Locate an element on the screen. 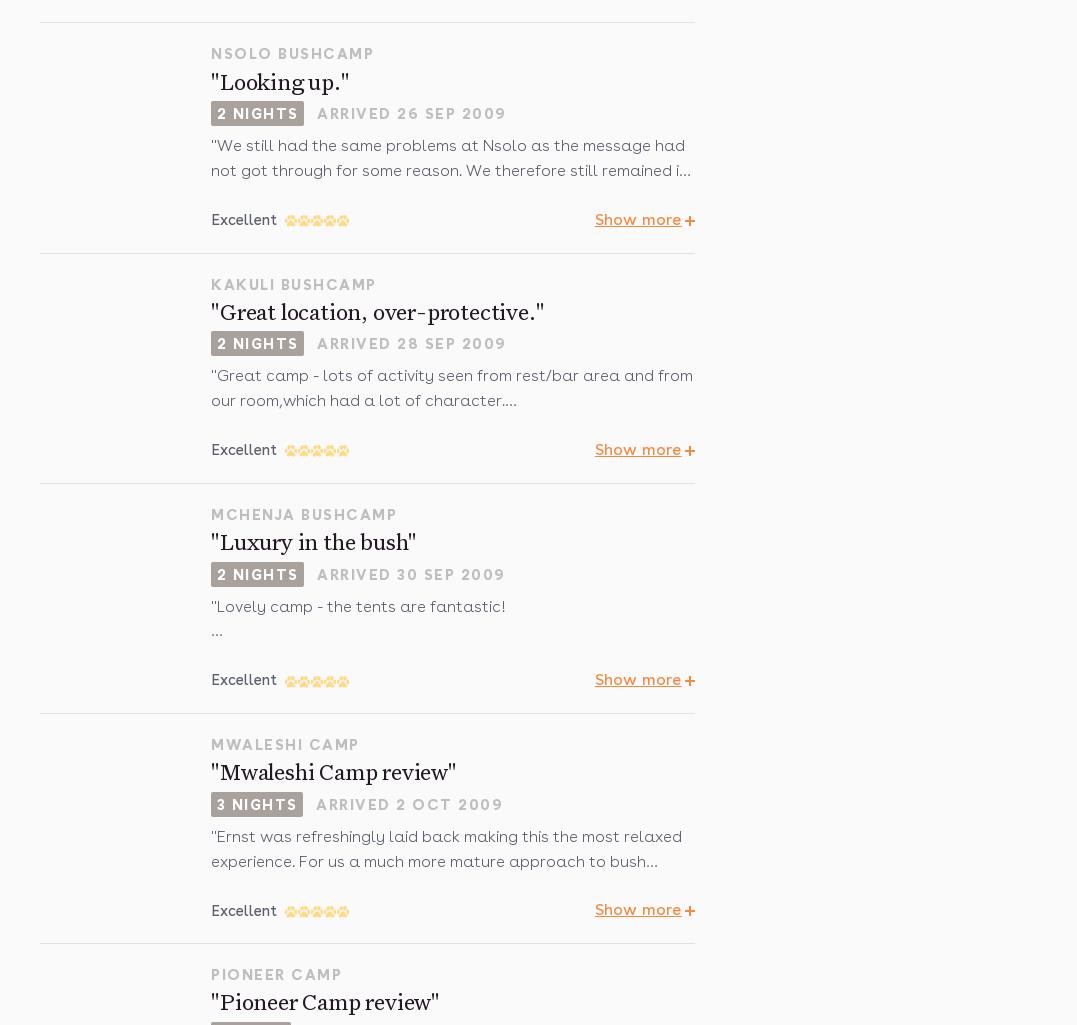  'Finally got our own guide in a sensible group size."' is located at coordinates (399, 647).